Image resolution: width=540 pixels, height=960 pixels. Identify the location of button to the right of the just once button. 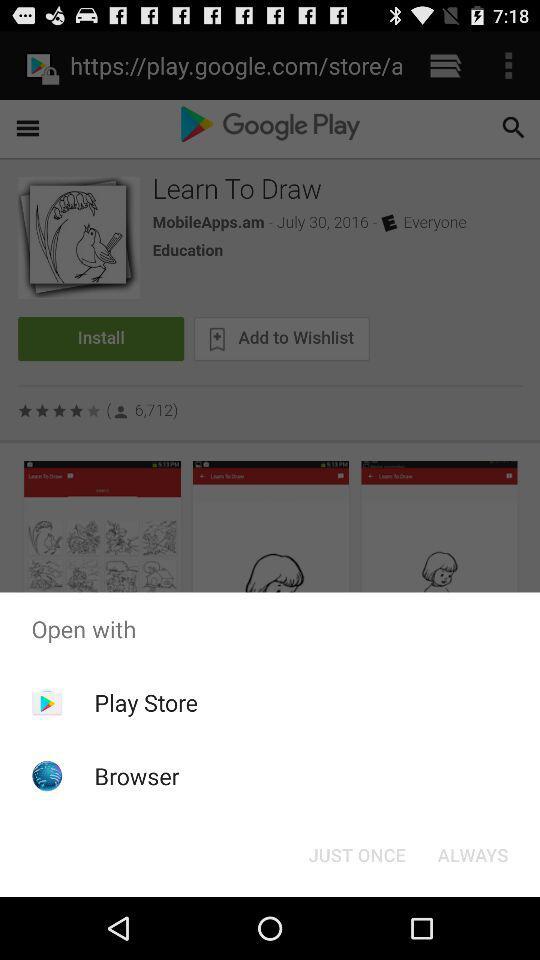
(472, 853).